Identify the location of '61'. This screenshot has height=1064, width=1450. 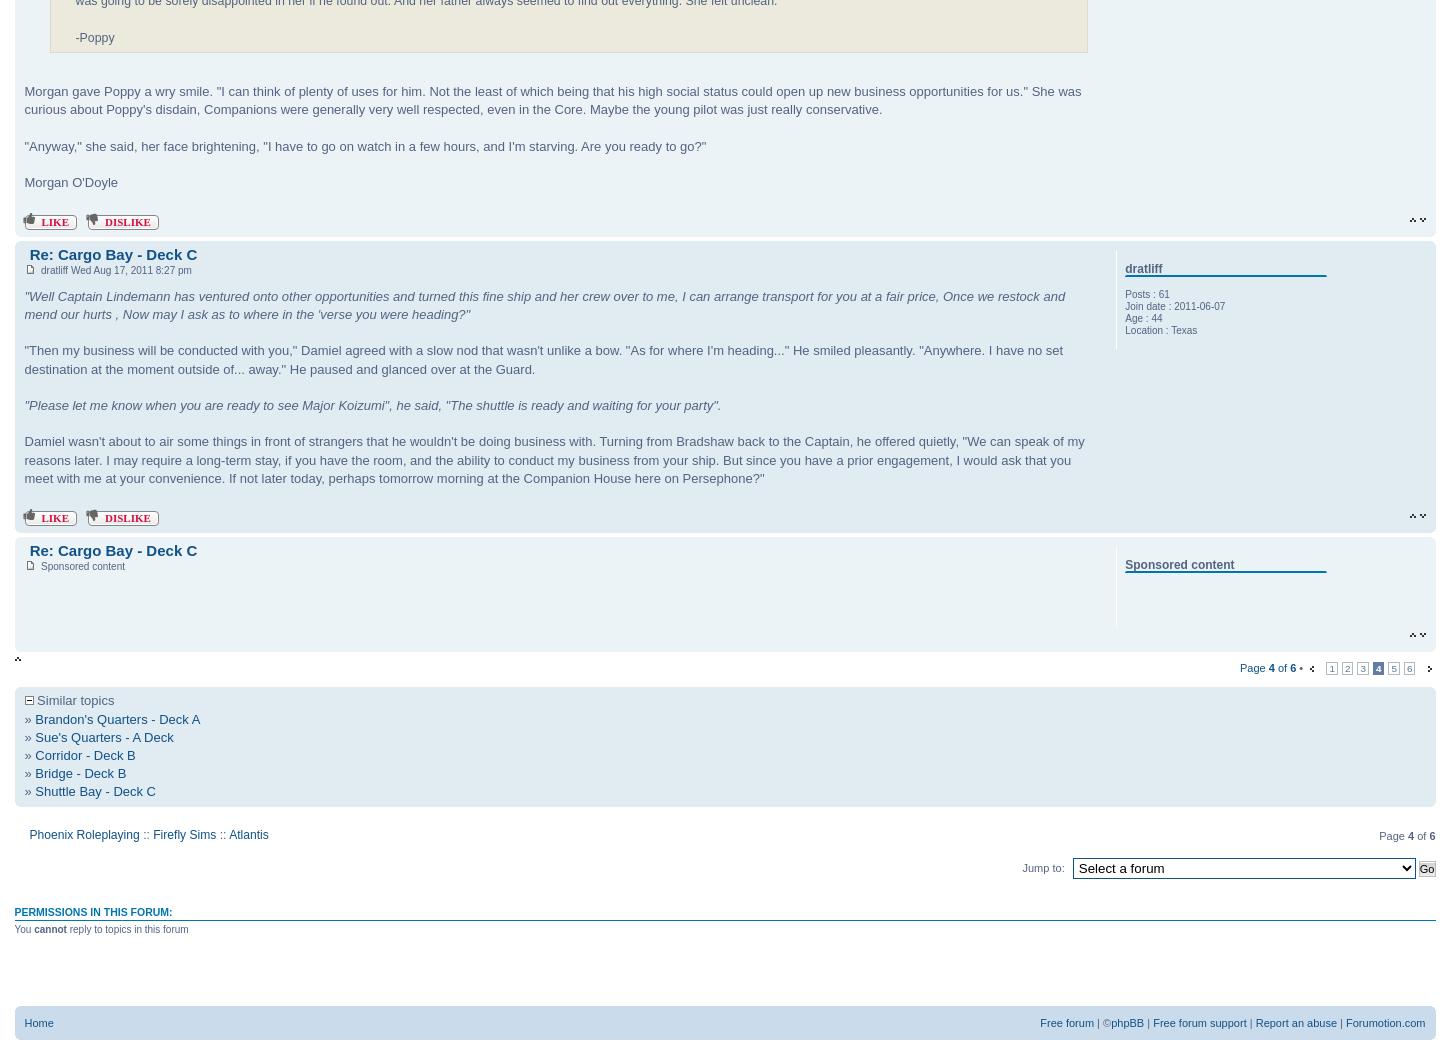
(1162, 294).